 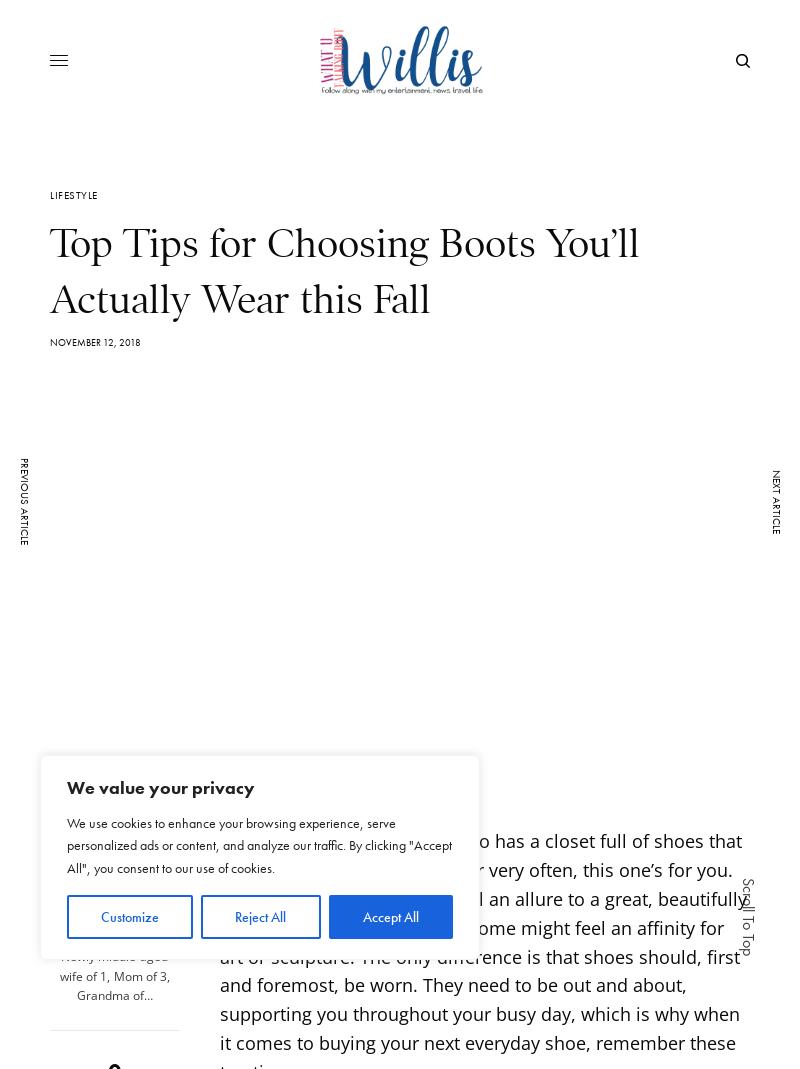 What do you see at coordinates (748, 915) in the screenshot?
I see `'Scroll To Top'` at bounding box center [748, 915].